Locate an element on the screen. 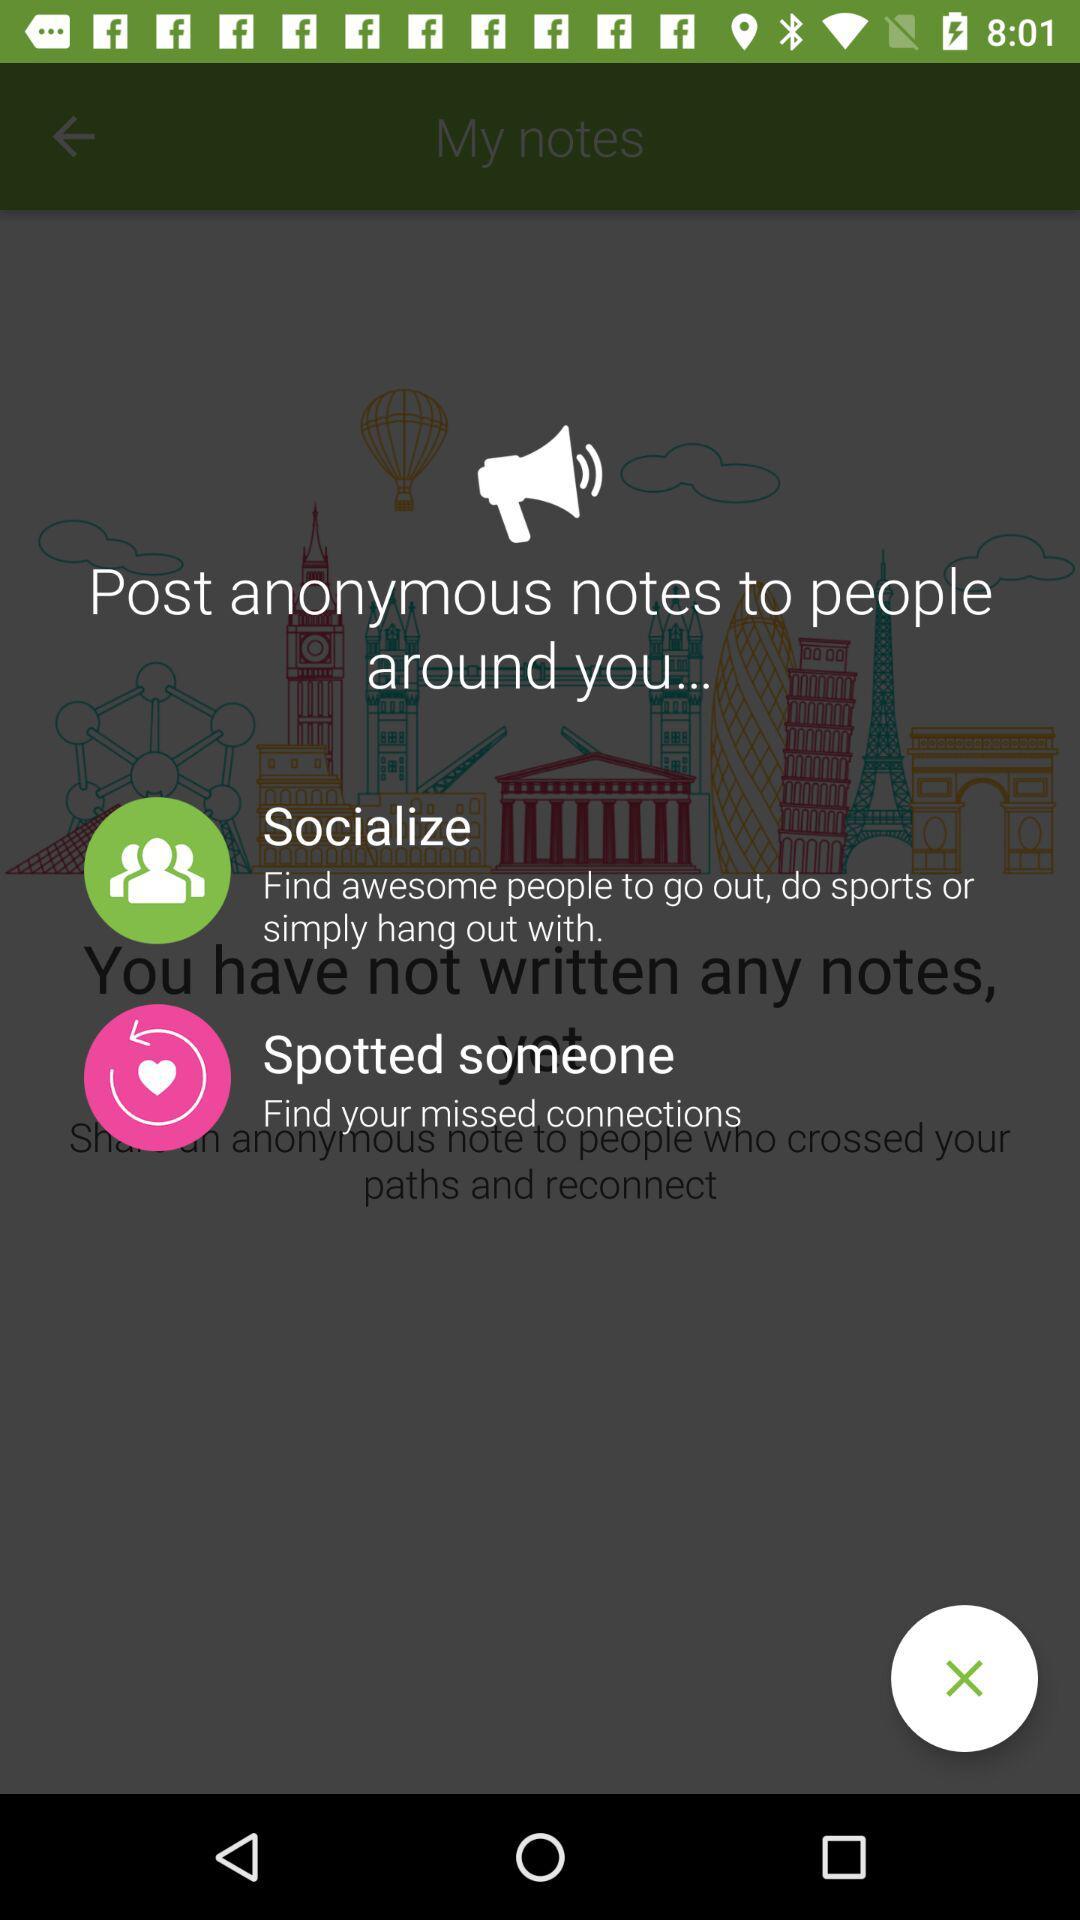 This screenshot has width=1080, height=1920. screen is located at coordinates (963, 1678).